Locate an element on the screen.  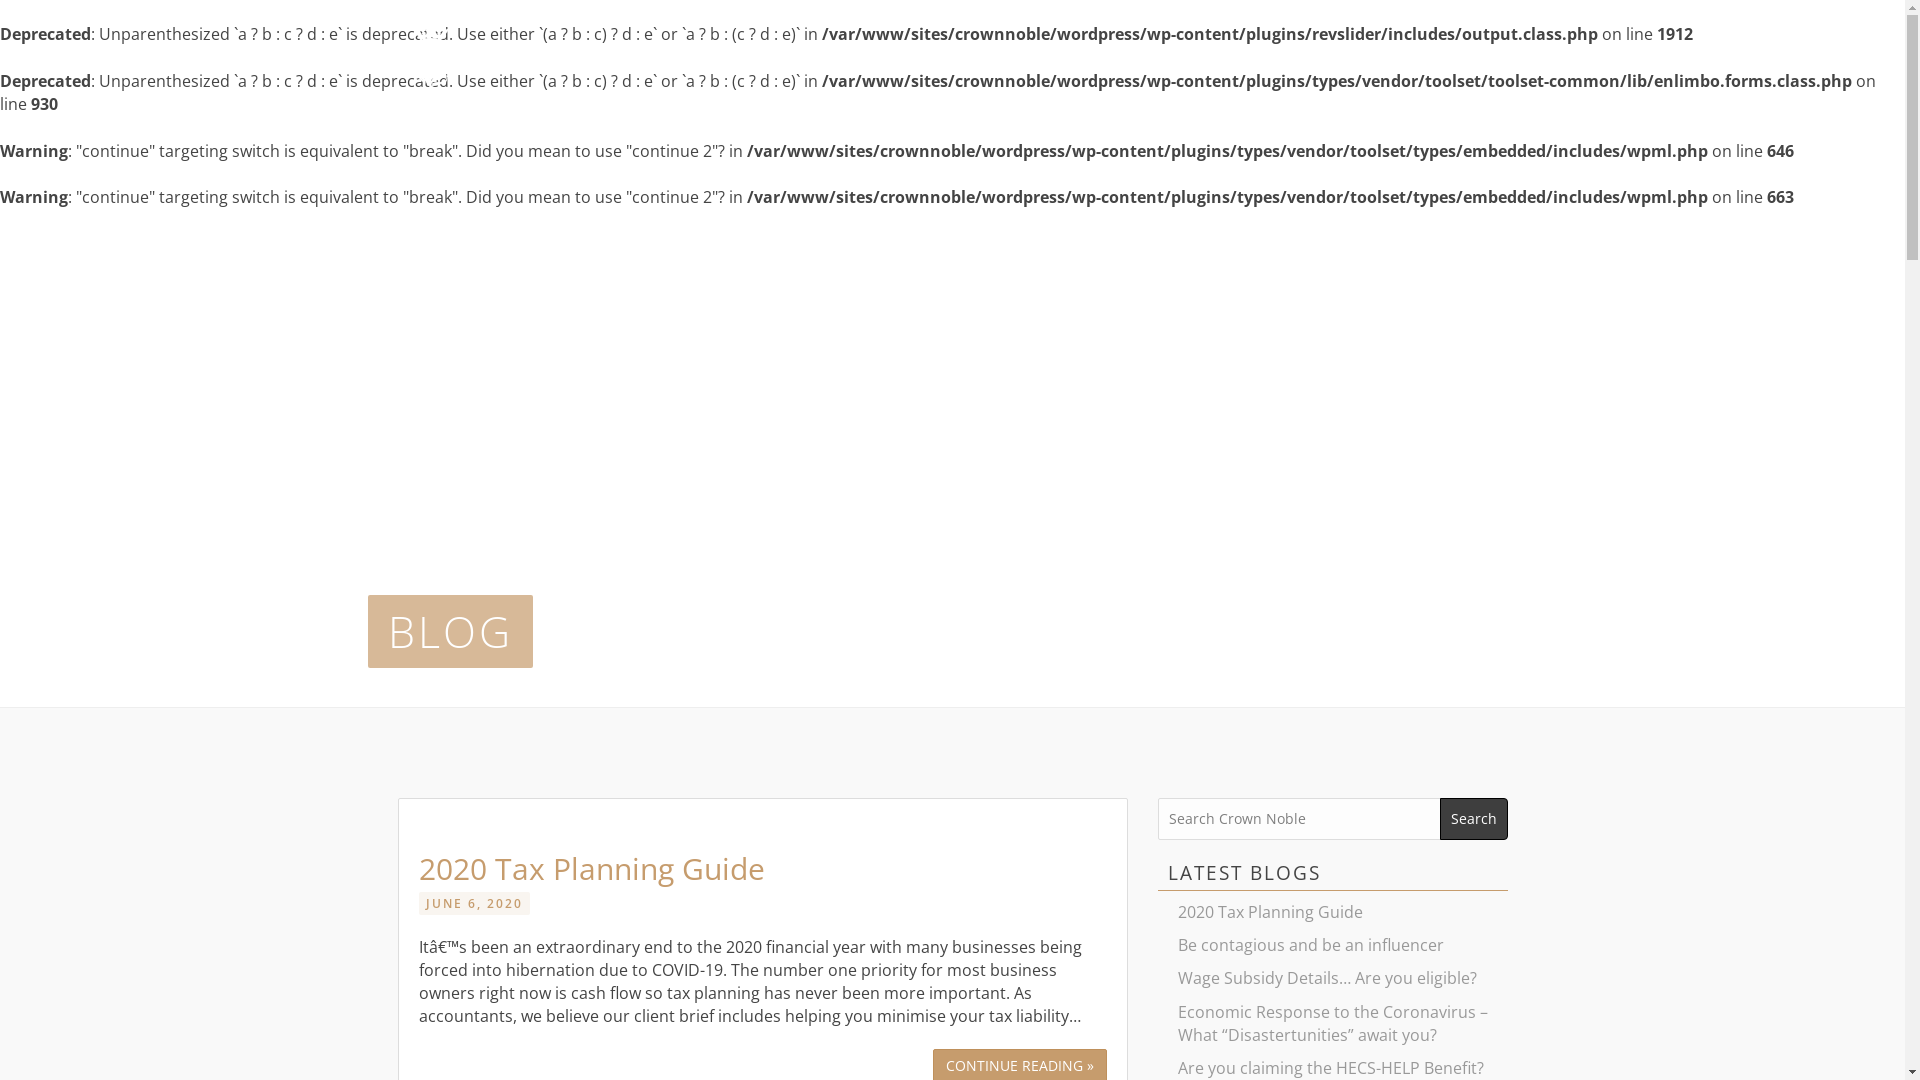
'2020 Tax Planning Guide' is located at coordinates (1333, 912).